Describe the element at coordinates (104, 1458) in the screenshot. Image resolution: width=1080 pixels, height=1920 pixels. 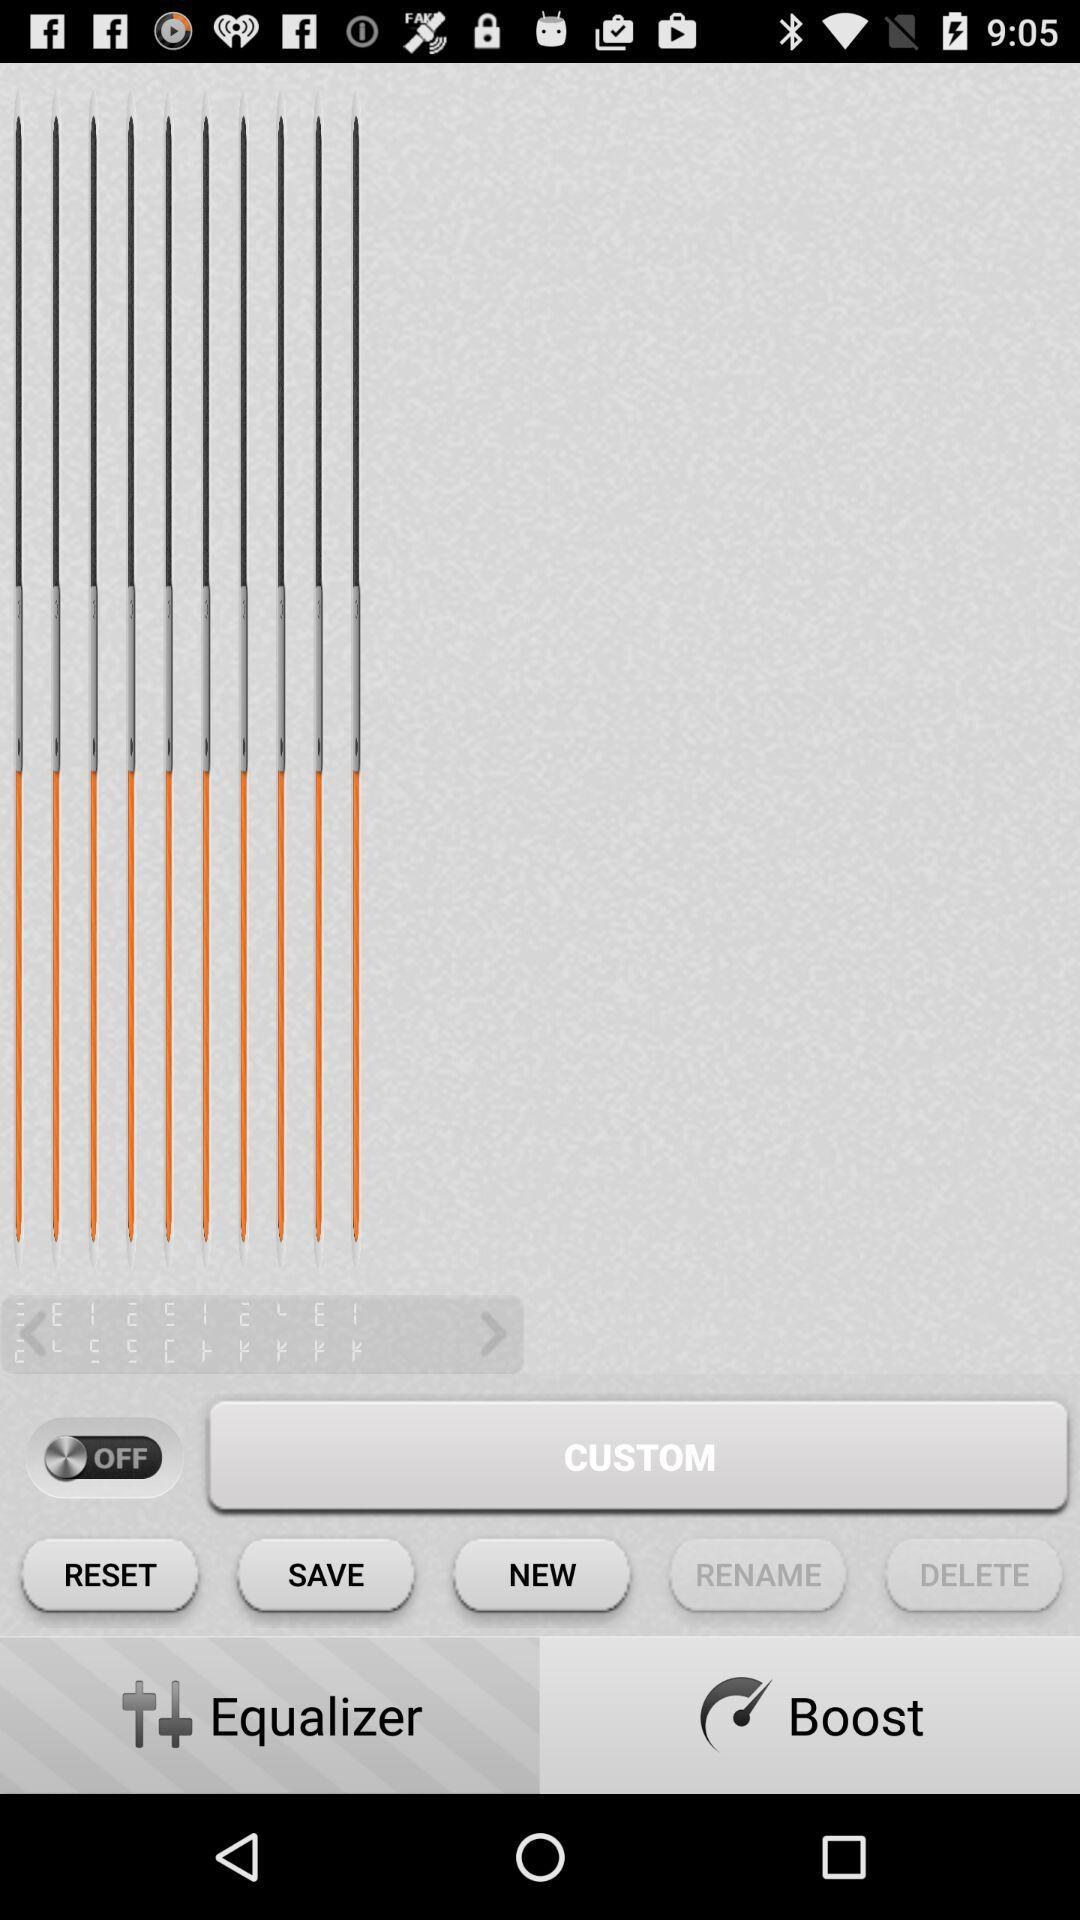
I see `turn off` at that location.